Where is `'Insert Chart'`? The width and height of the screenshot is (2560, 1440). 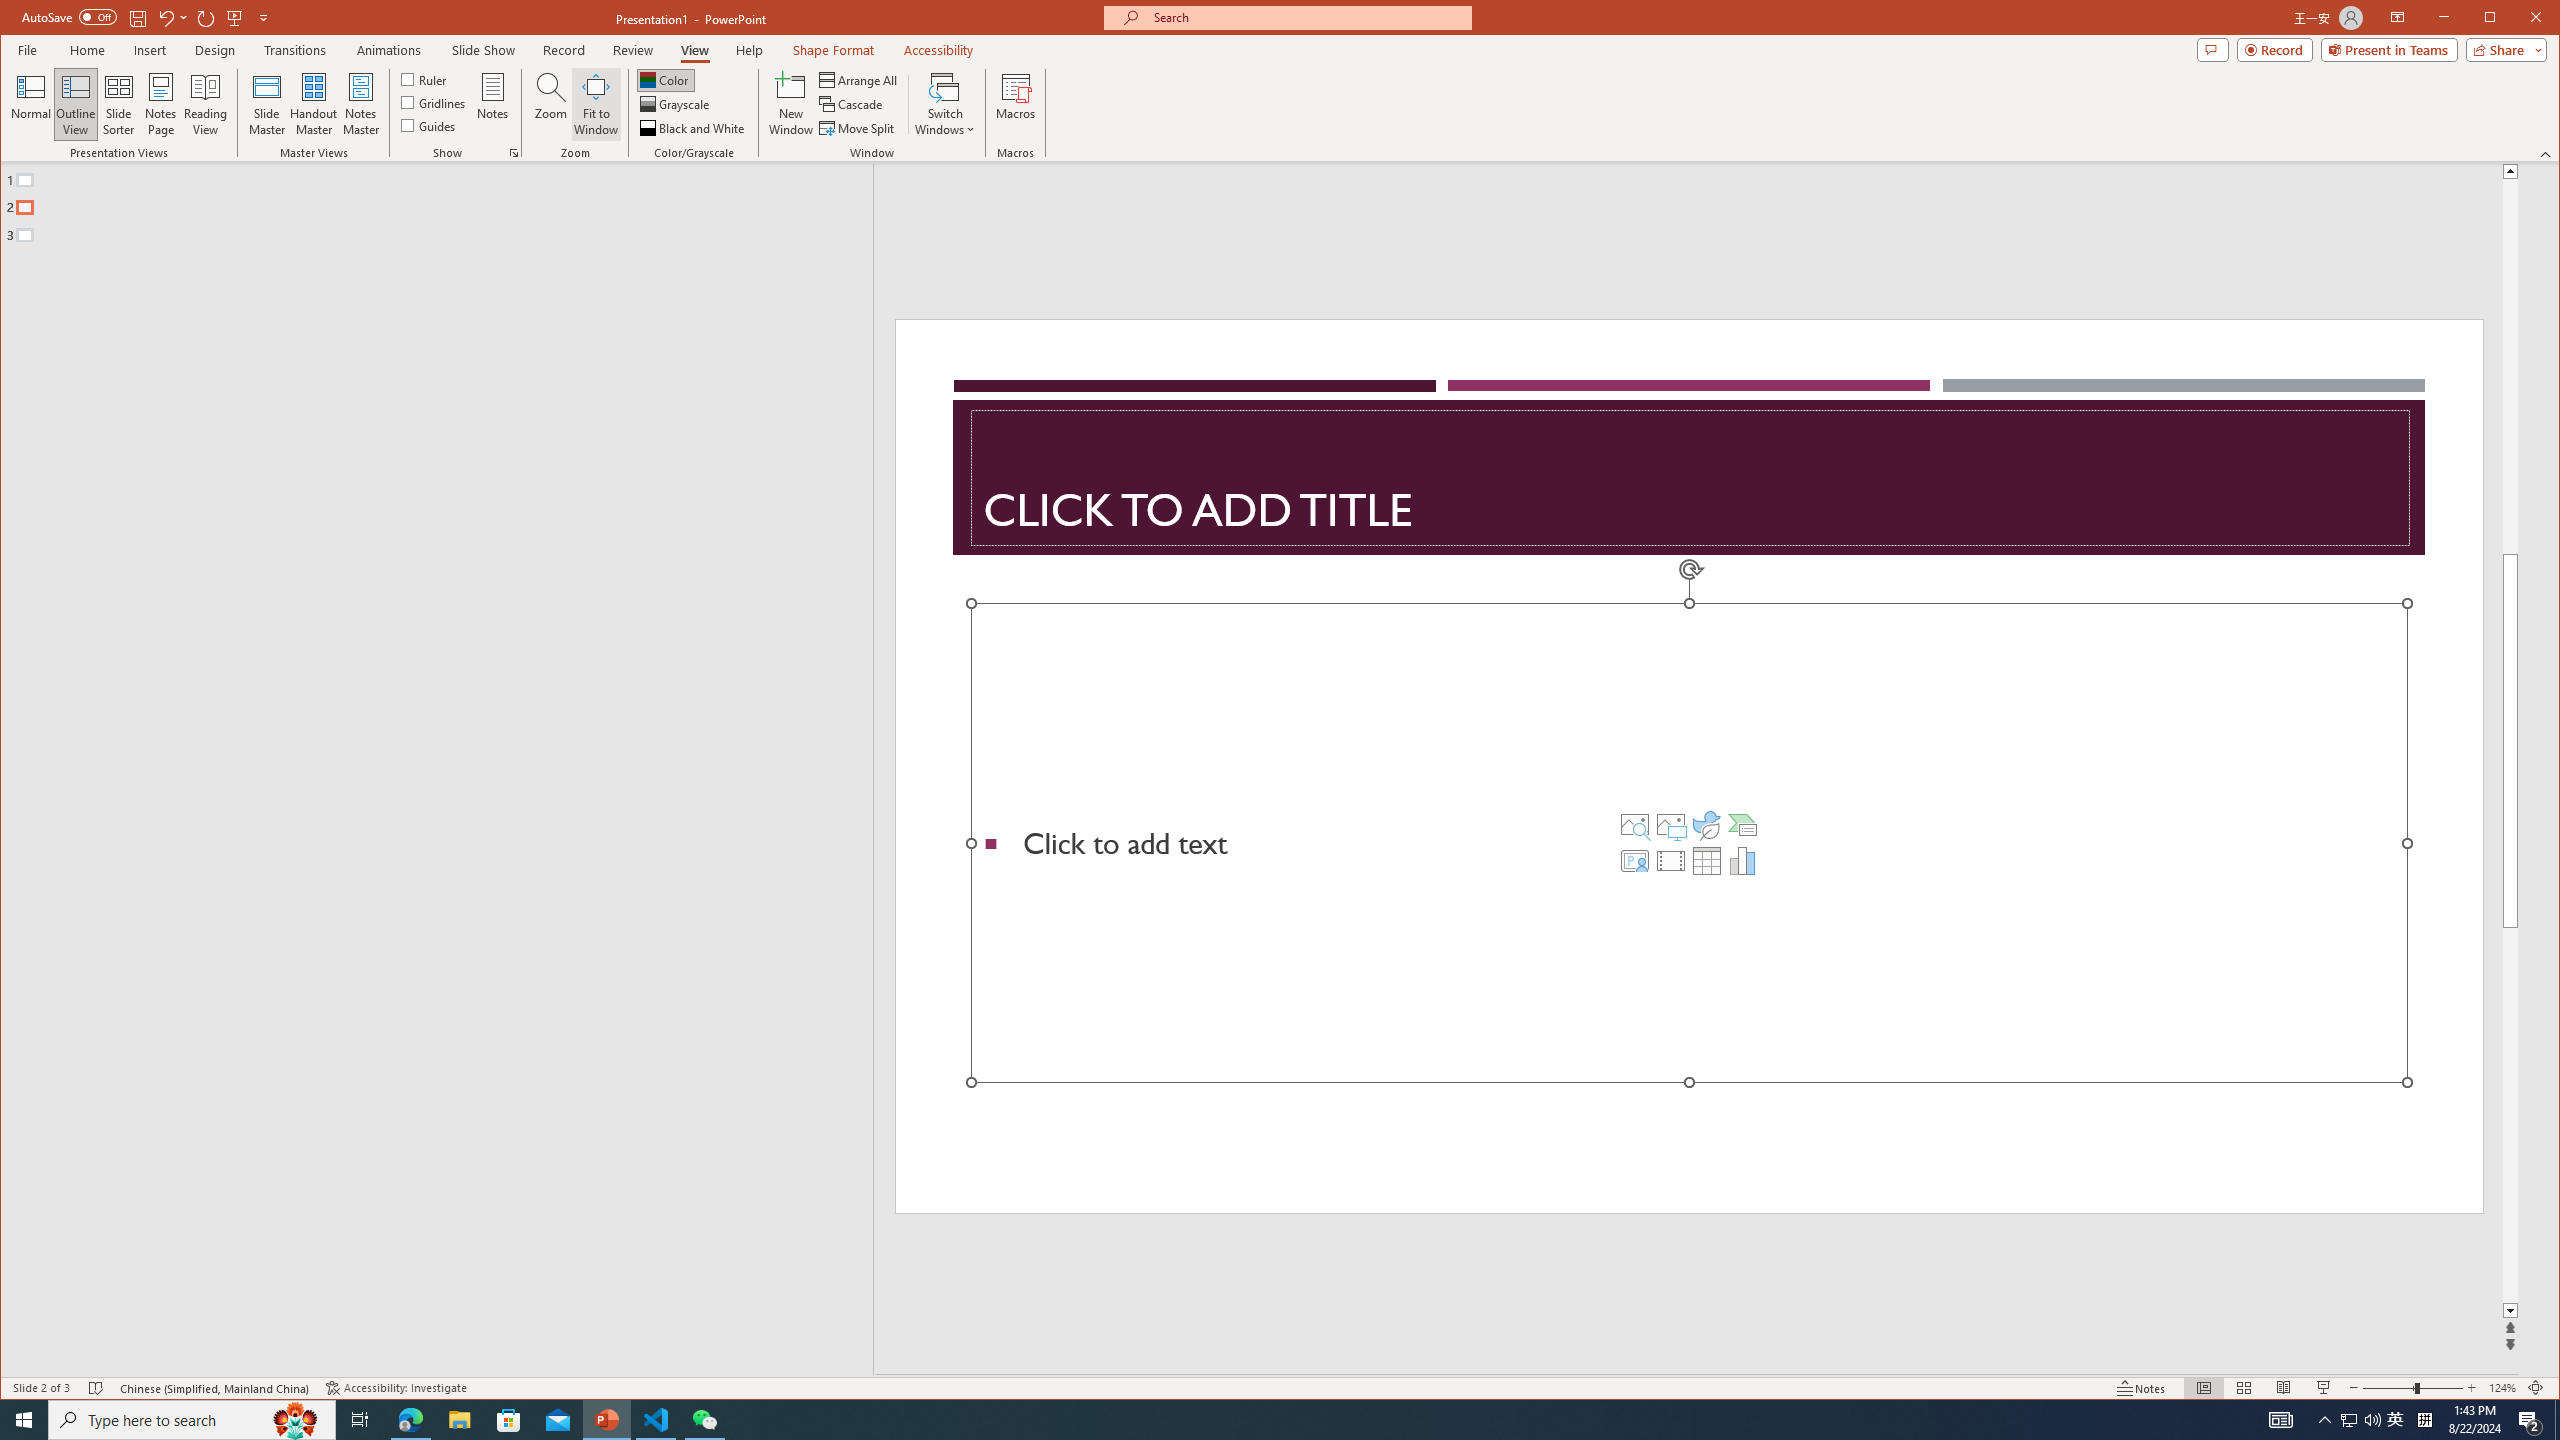
'Insert Chart' is located at coordinates (1742, 861).